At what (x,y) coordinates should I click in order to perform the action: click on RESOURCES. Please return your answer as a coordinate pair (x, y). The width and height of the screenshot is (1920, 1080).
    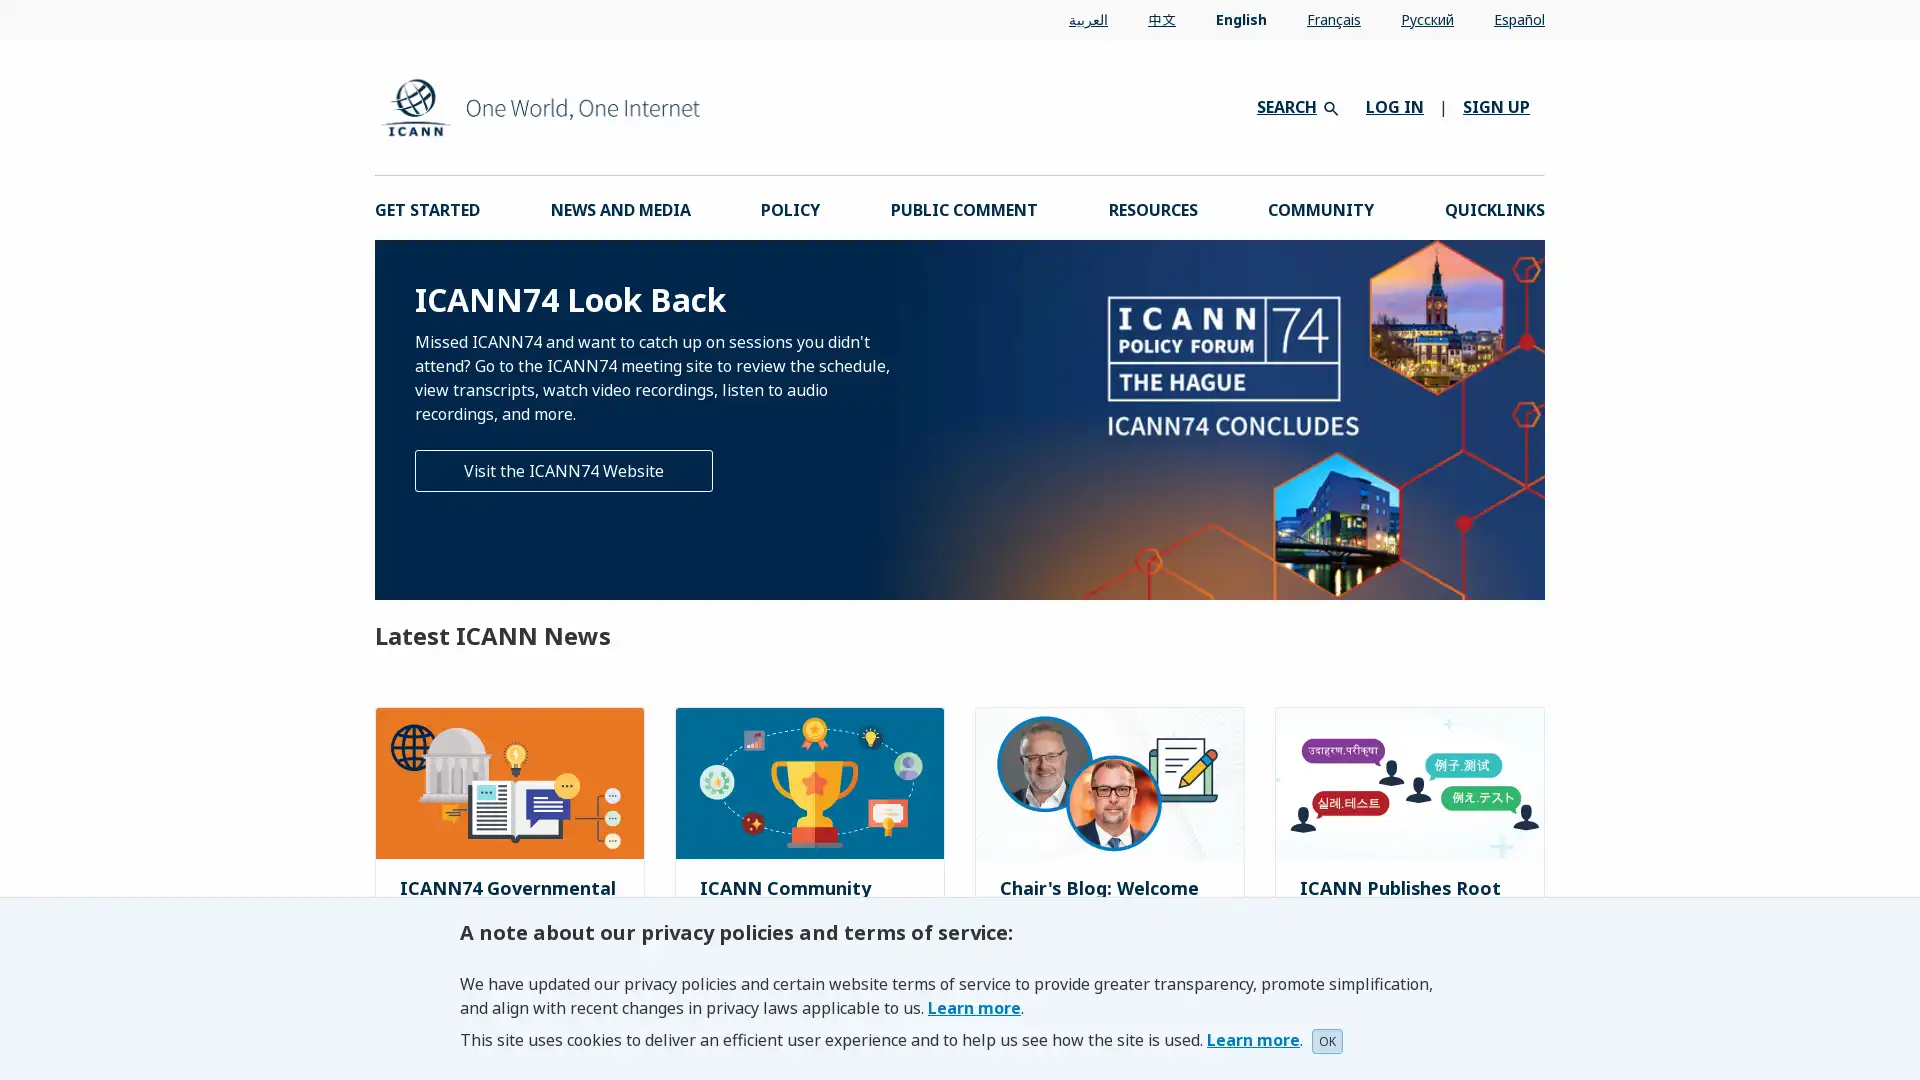
    Looking at the image, I should click on (1152, 208).